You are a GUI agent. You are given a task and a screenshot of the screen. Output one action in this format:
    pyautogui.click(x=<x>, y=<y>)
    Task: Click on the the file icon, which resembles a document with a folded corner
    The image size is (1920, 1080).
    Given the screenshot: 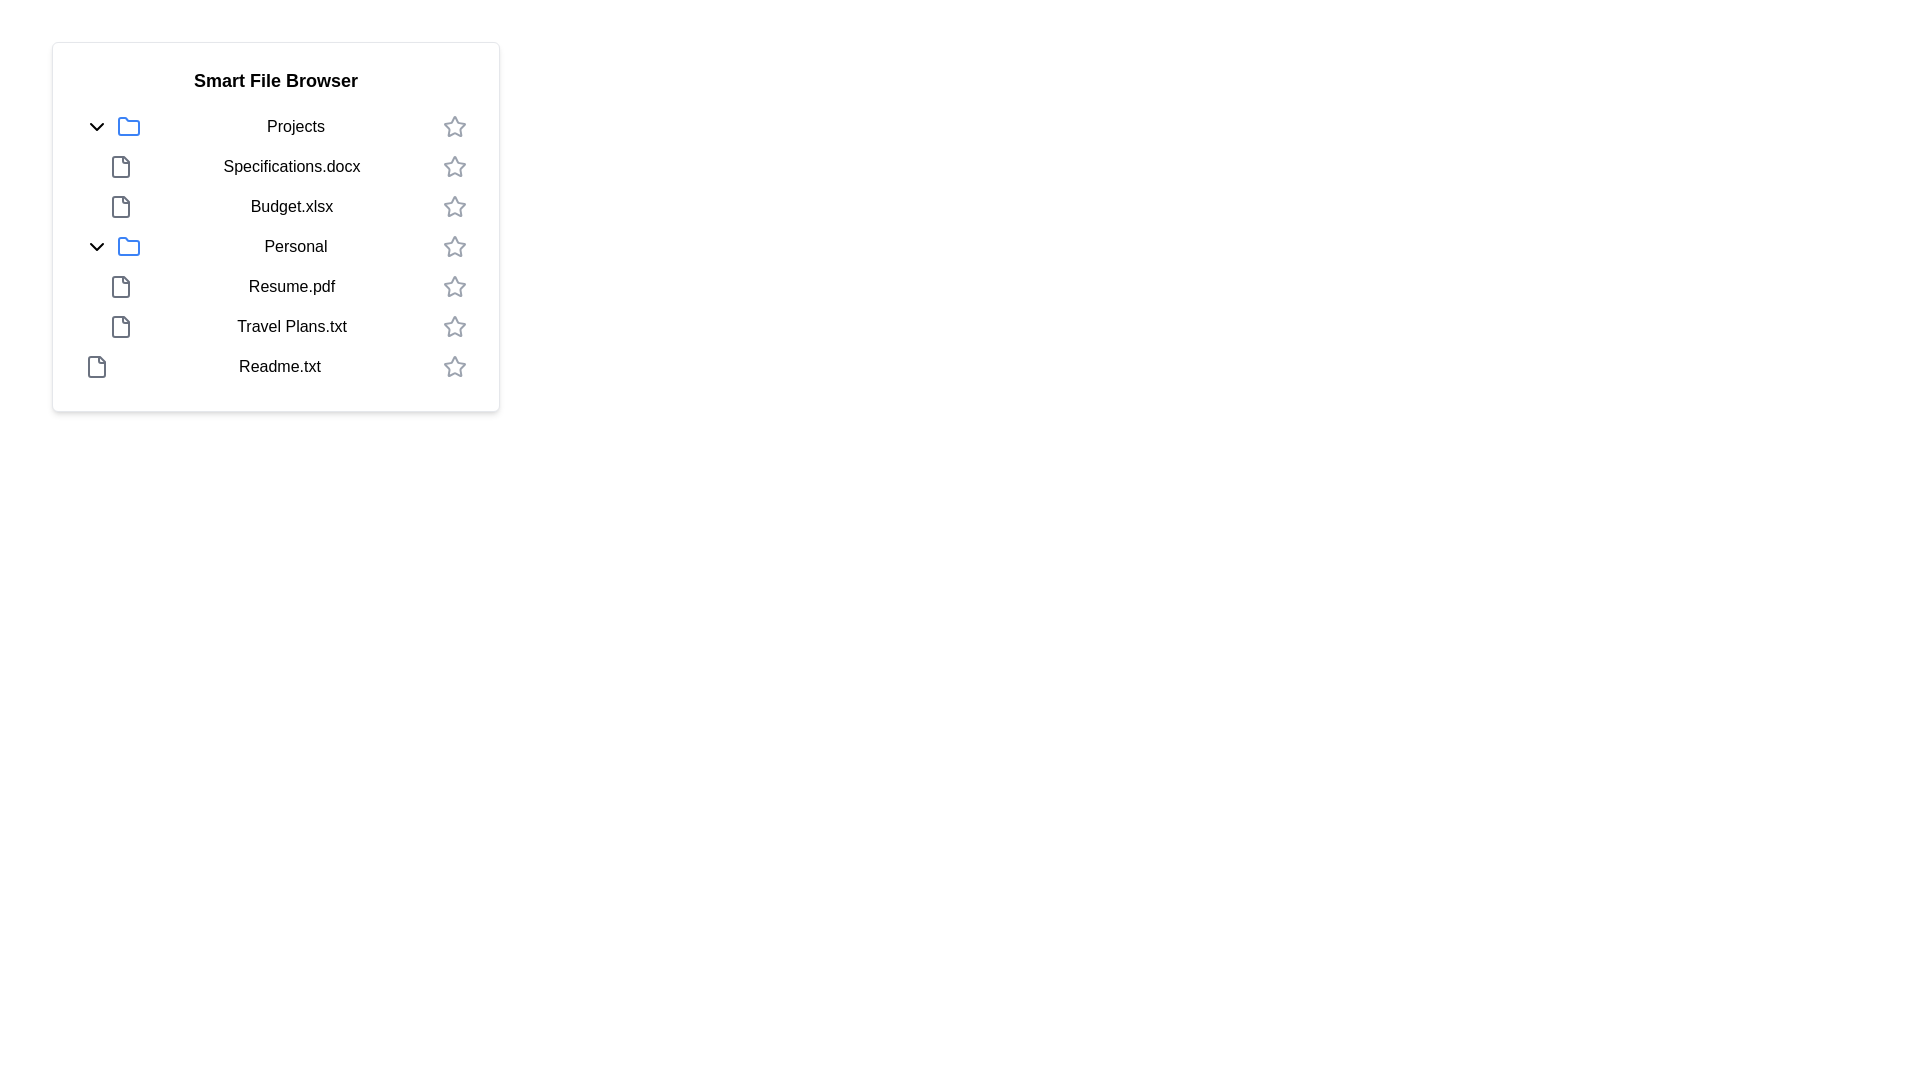 What is the action you would take?
    pyautogui.click(x=119, y=286)
    